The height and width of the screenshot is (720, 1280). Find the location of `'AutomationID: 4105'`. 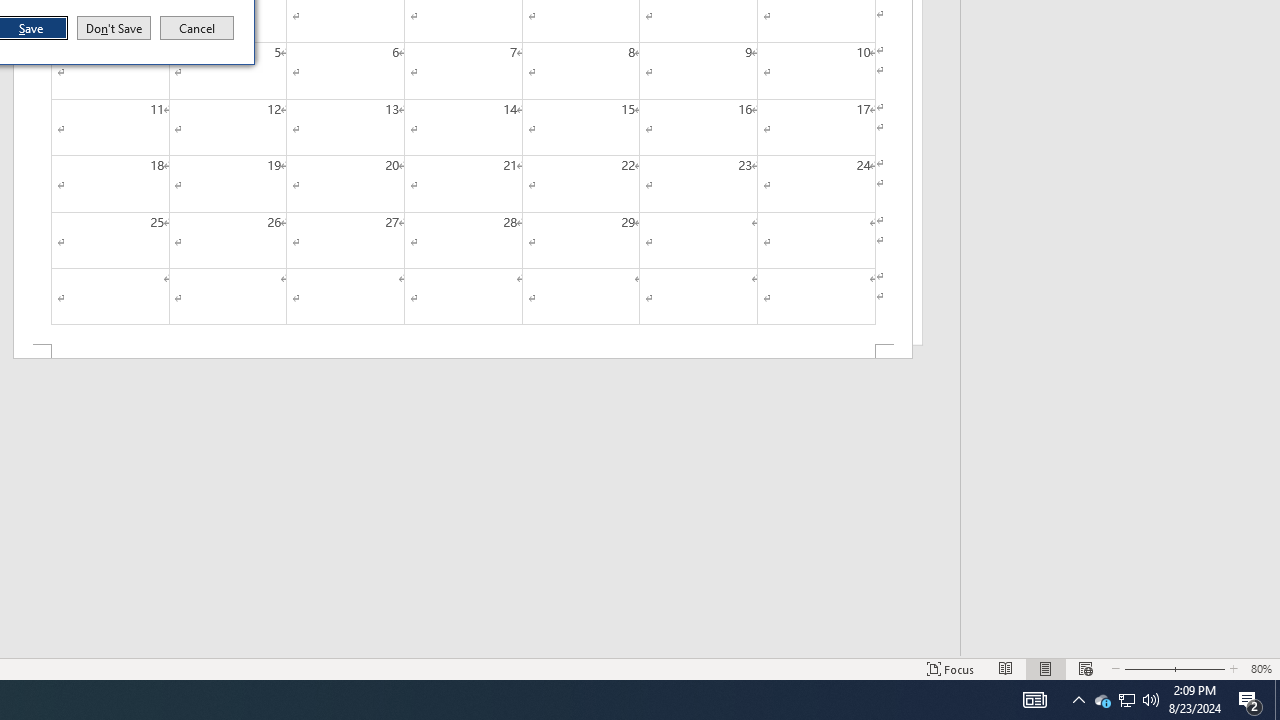

'AutomationID: 4105' is located at coordinates (1034, 698).